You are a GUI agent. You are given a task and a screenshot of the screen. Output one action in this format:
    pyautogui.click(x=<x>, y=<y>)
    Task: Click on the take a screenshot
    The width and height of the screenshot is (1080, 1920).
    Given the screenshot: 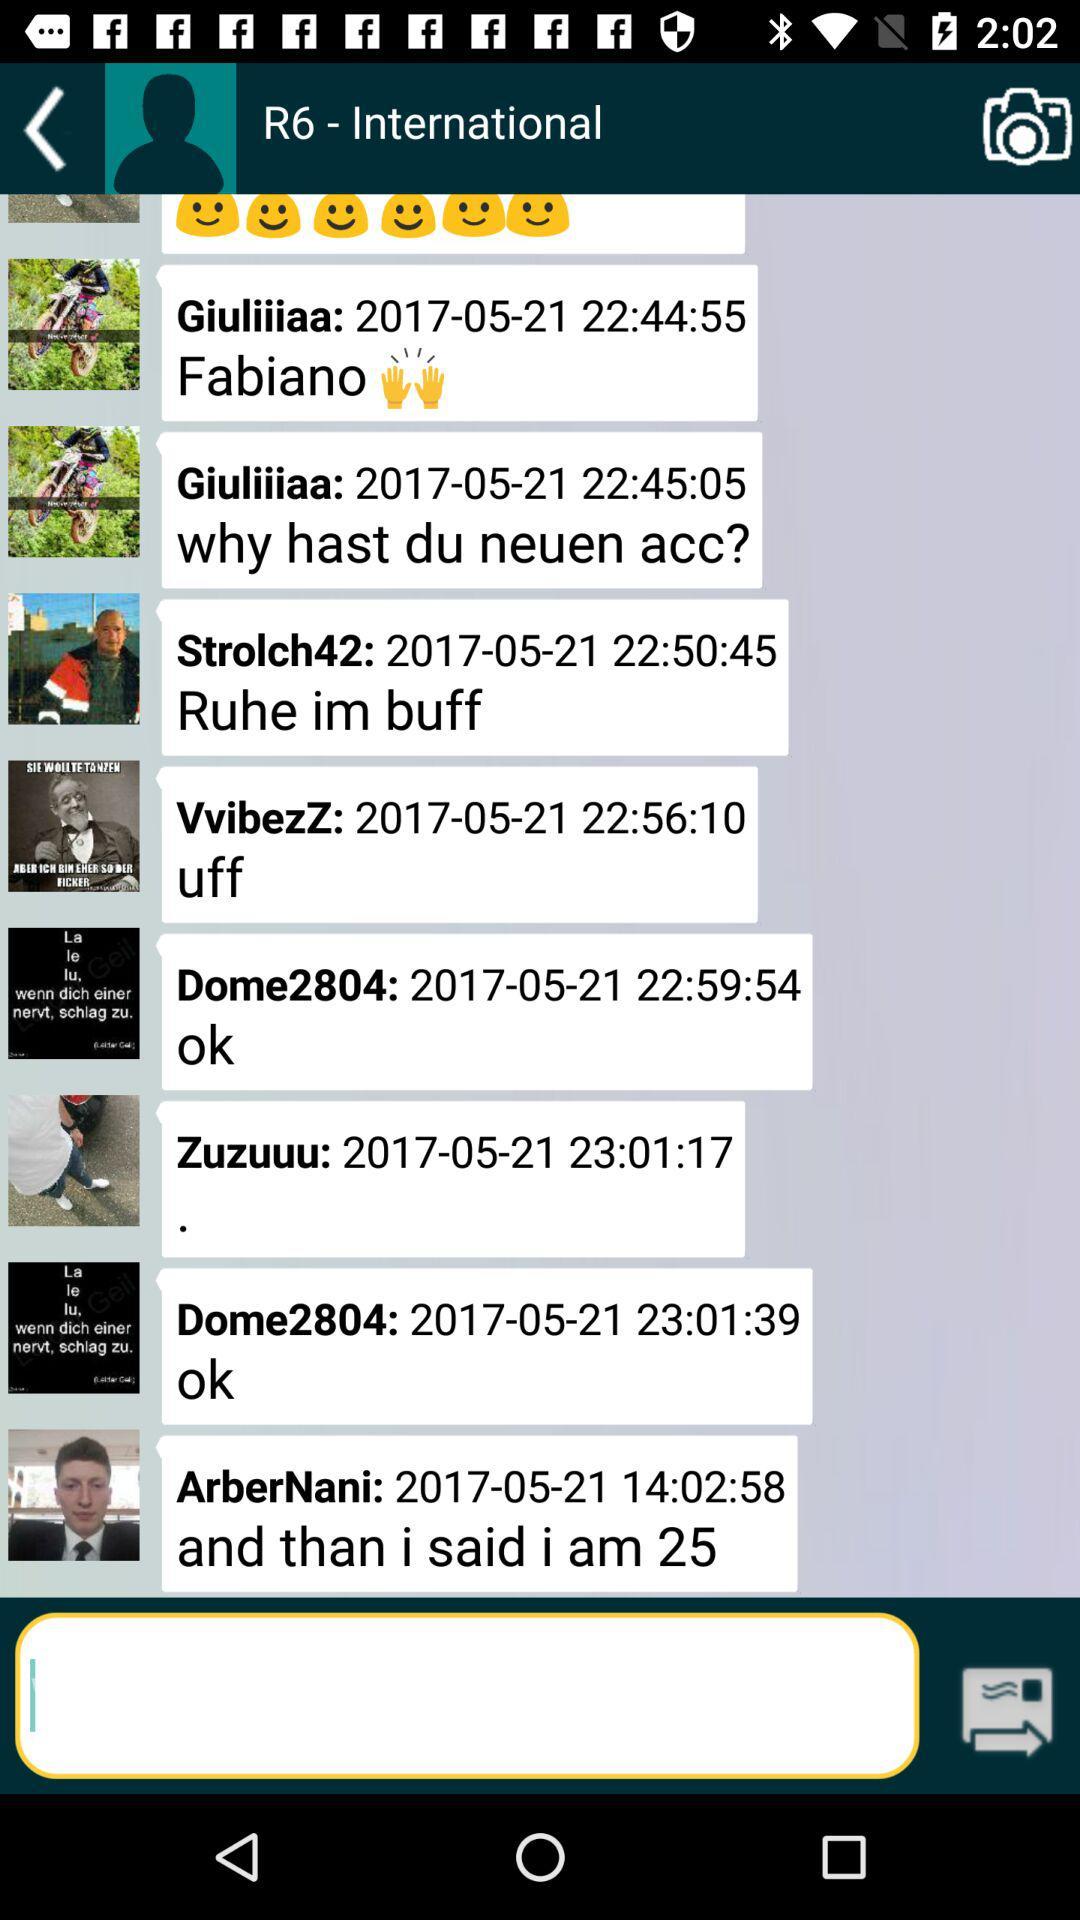 What is the action you would take?
    pyautogui.click(x=1027, y=128)
    